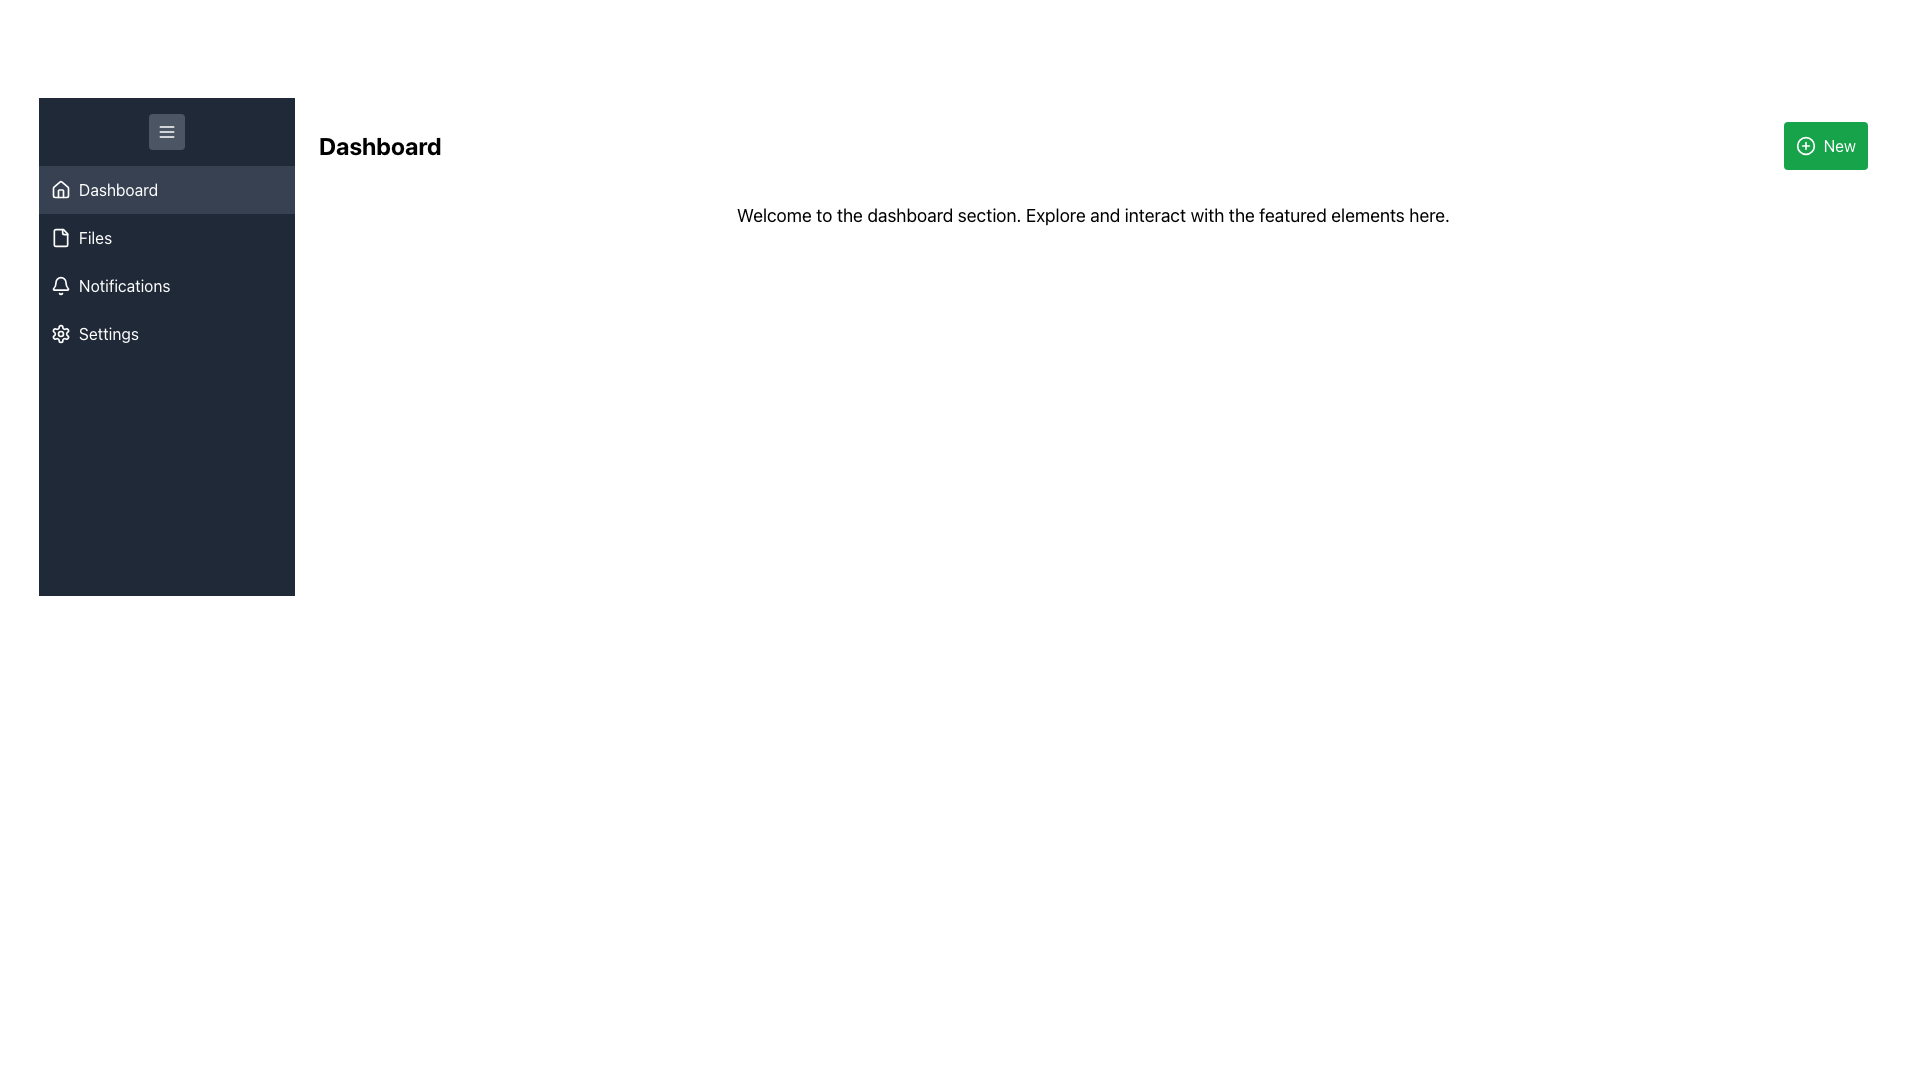 The height and width of the screenshot is (1080, 1920). What do you see at coordinates (167, 285) in the screenshot?
I see `the 'Notifications' menu item, which is the third item in the vertical menu bar on the left, featuring a bell icon and light text on a dark background` at bounding box center [167, 285].